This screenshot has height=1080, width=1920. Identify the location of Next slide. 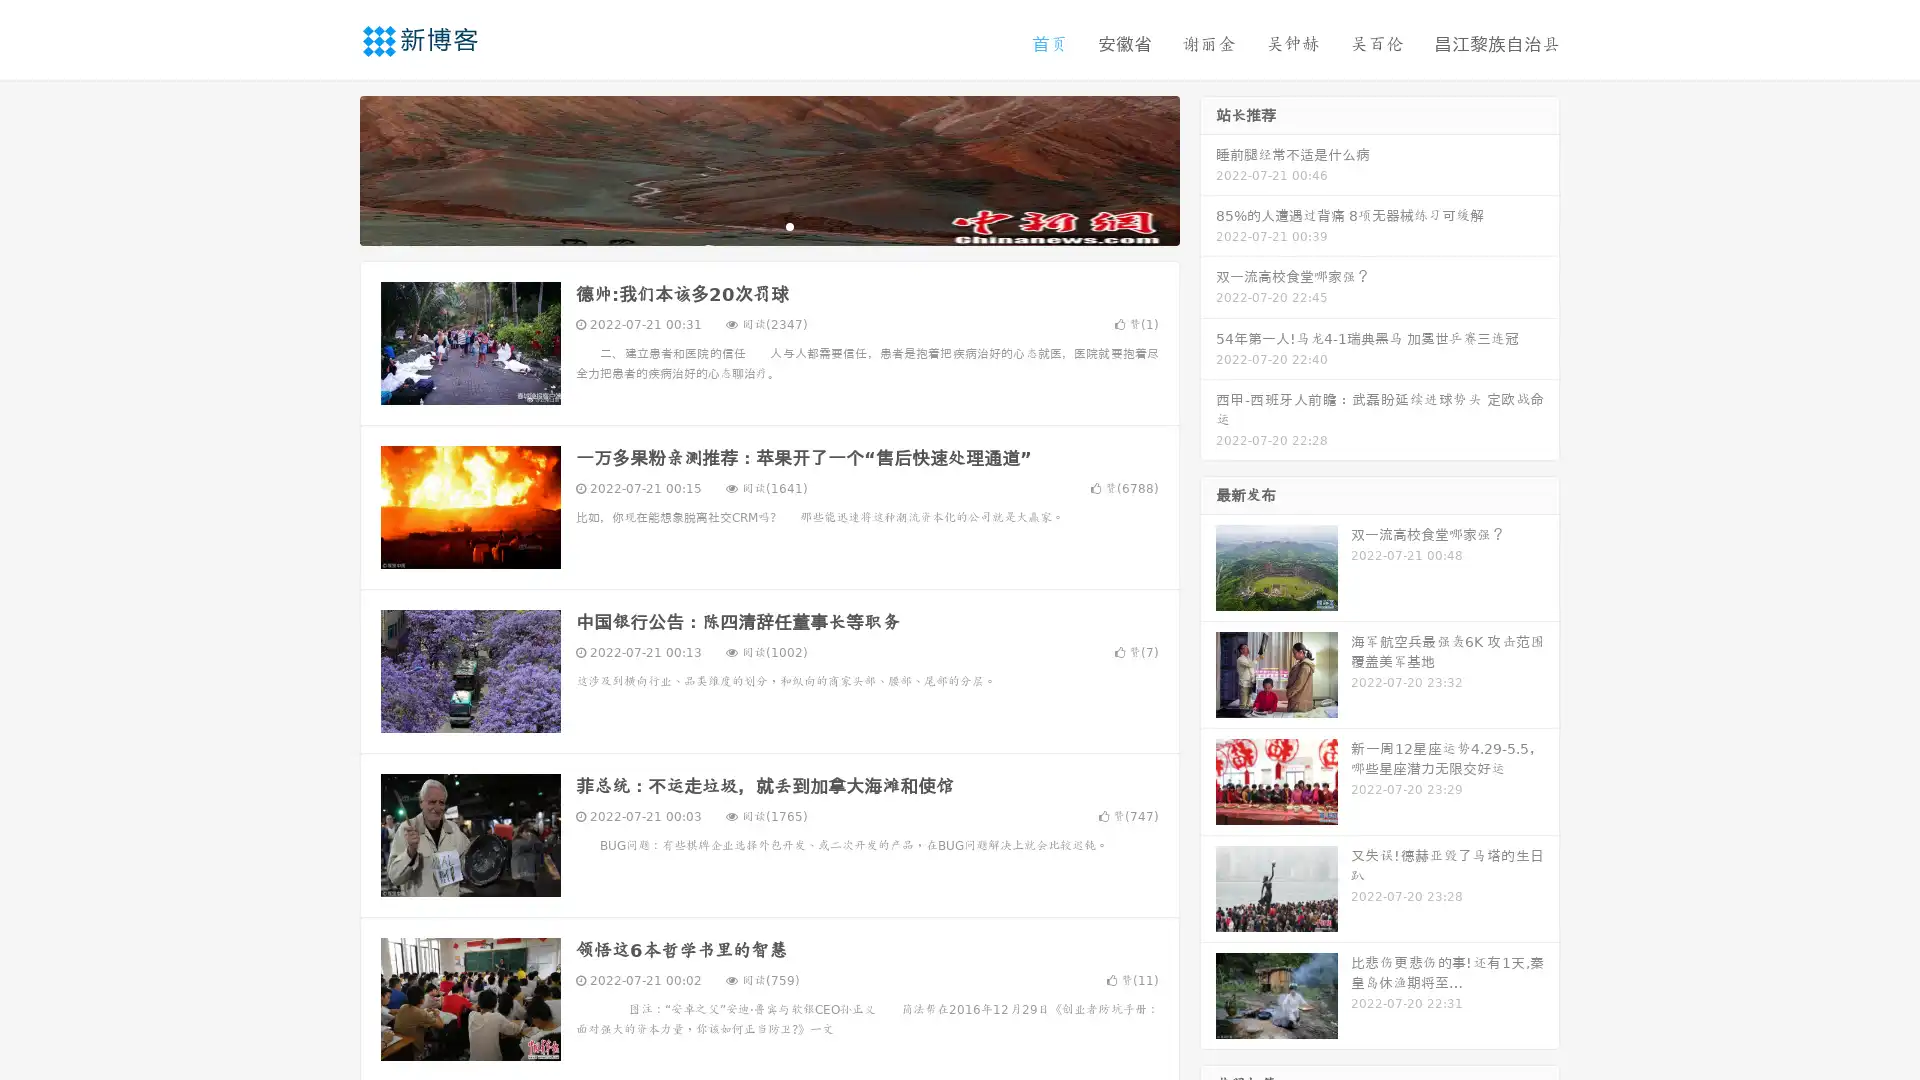
(1208, 168).